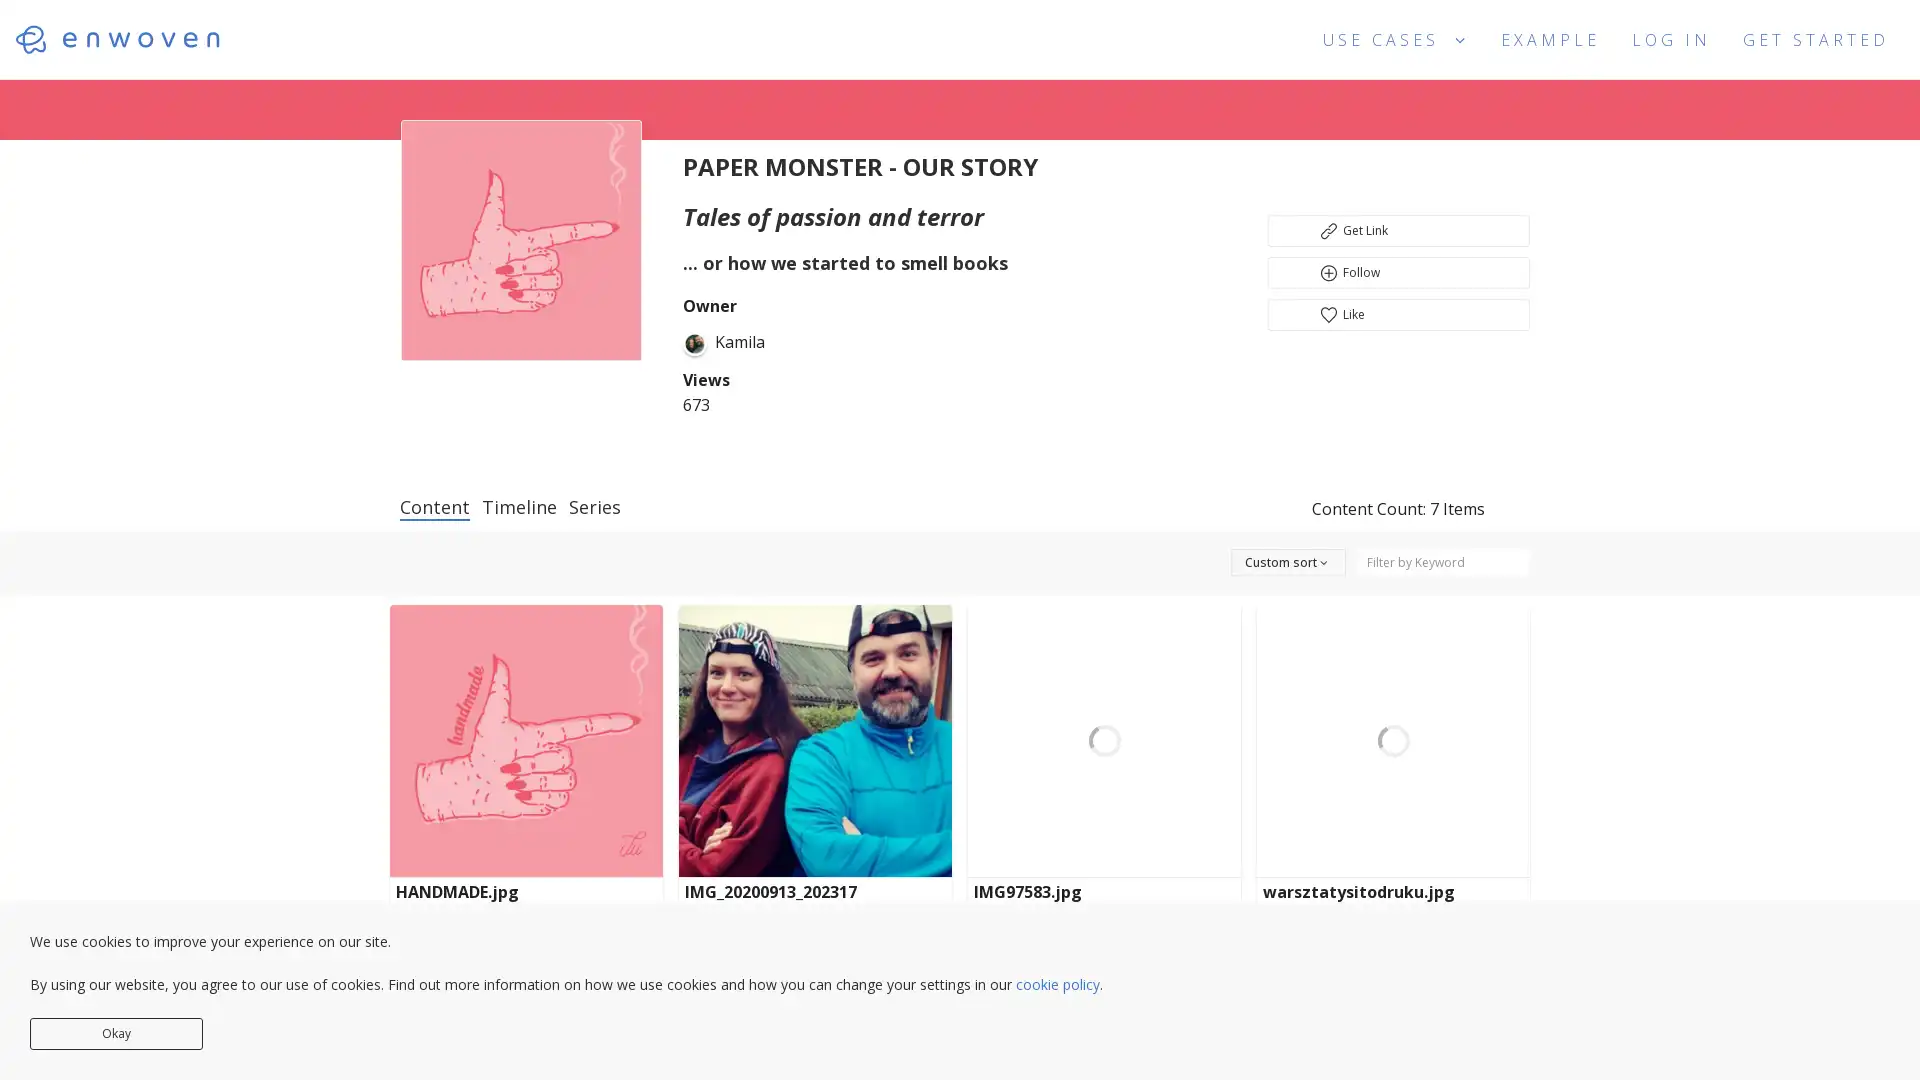 The image size is (1920, 1080). I want to click on 165 views image preview, so click(1392, 740).